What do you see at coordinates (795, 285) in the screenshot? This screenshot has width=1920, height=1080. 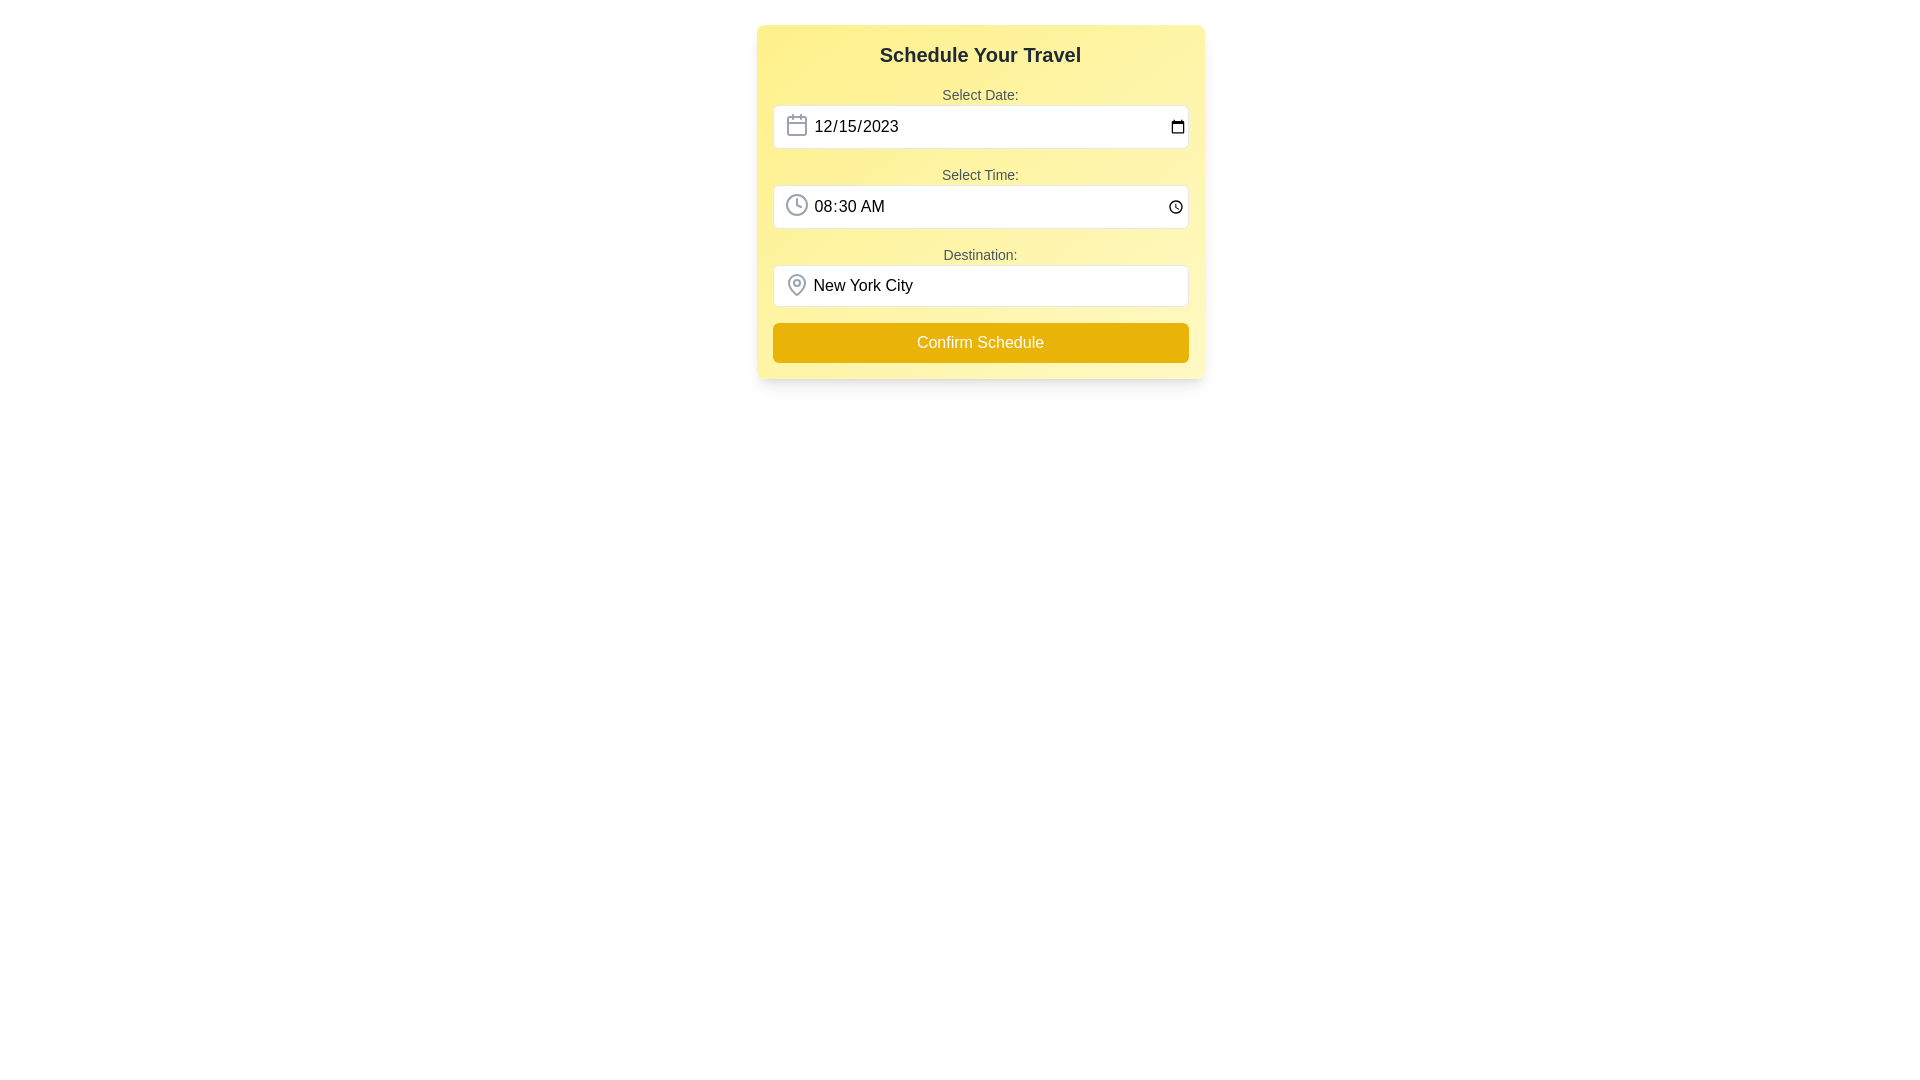 I see `the map pin SVG icon located to the left of the 'New York City' text in the 'Destination' input field` at bounding box center [795, 285].